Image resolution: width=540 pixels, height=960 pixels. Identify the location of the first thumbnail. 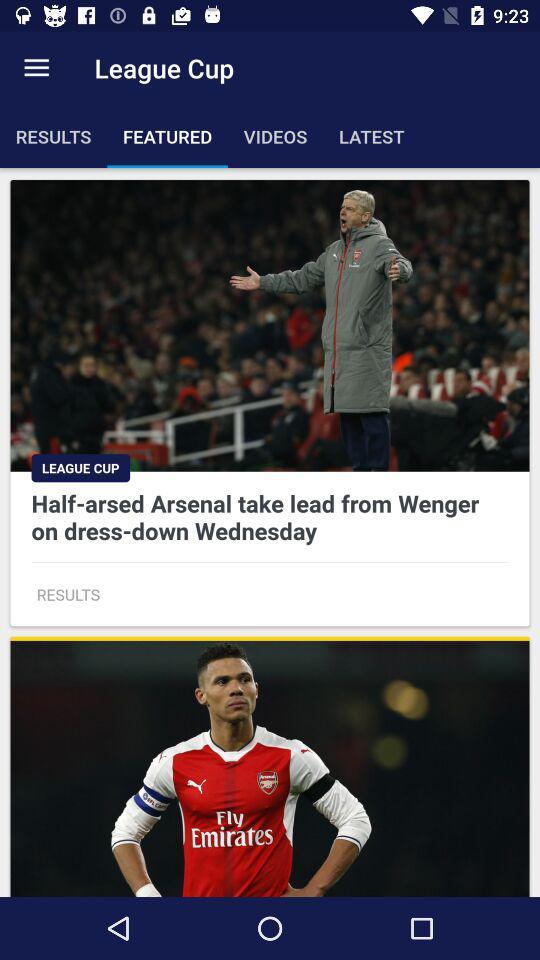
(270, 402).